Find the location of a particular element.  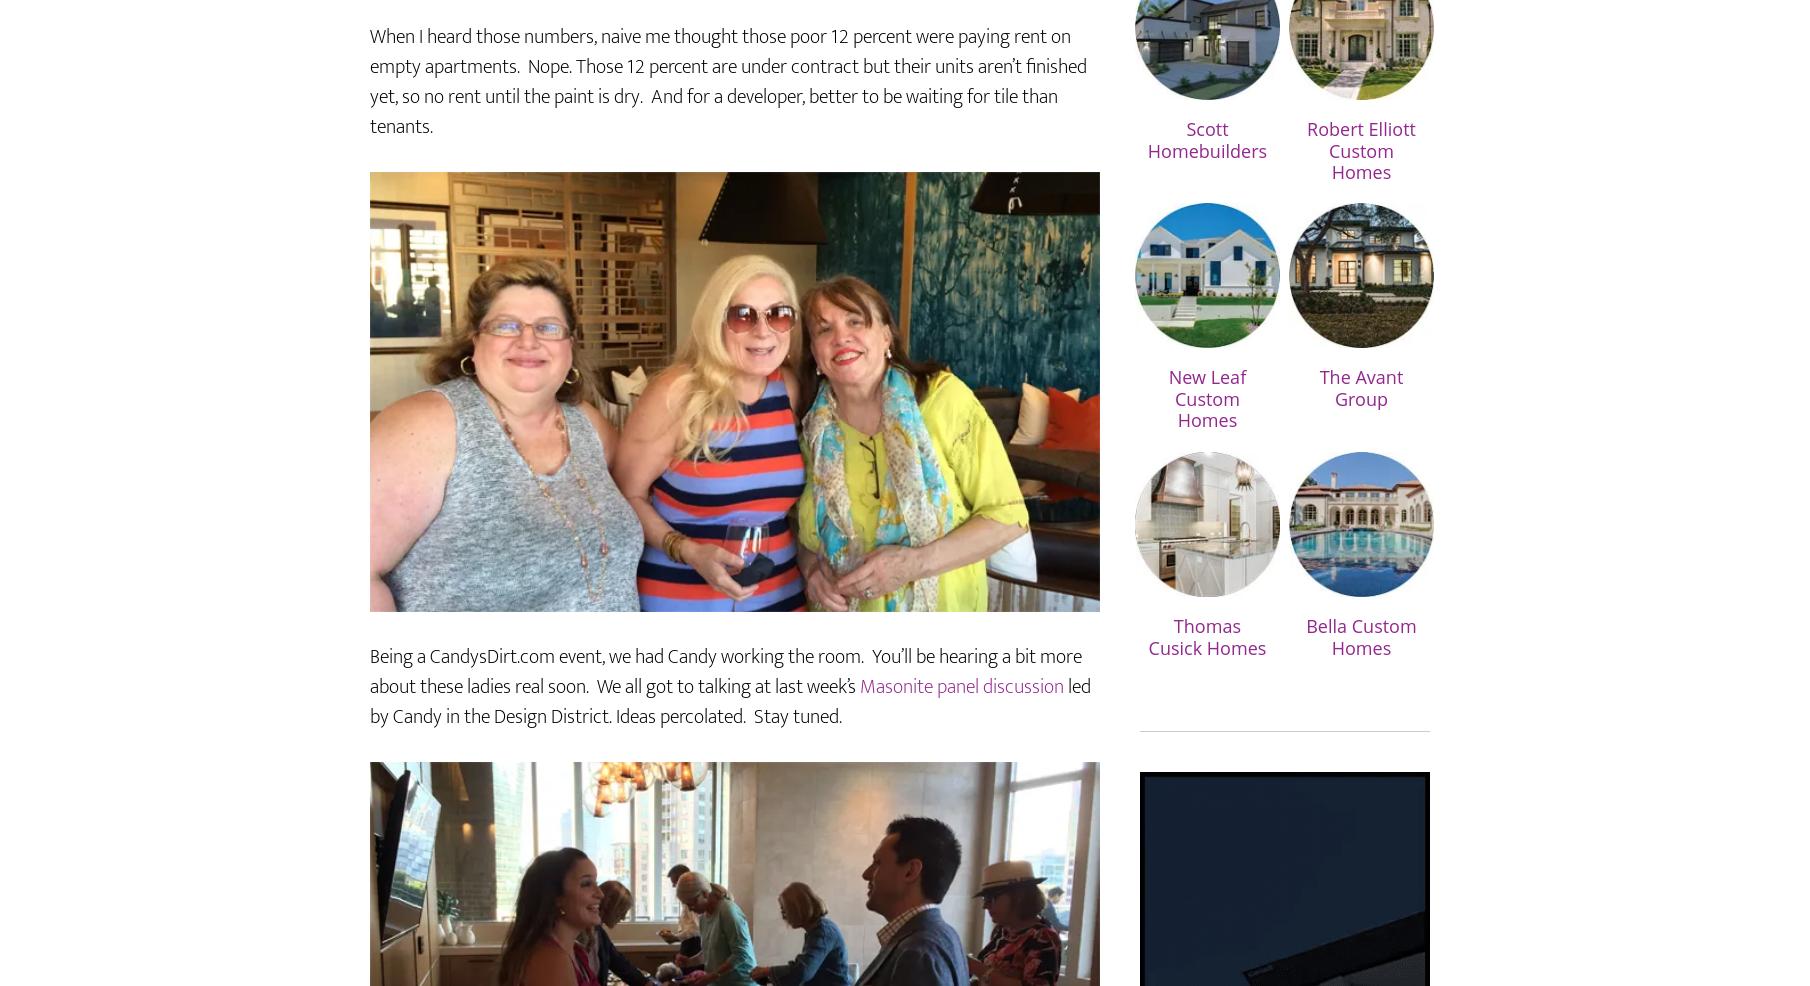

'New Leaf Custom Homes' is located at coordinates (1206, 456).